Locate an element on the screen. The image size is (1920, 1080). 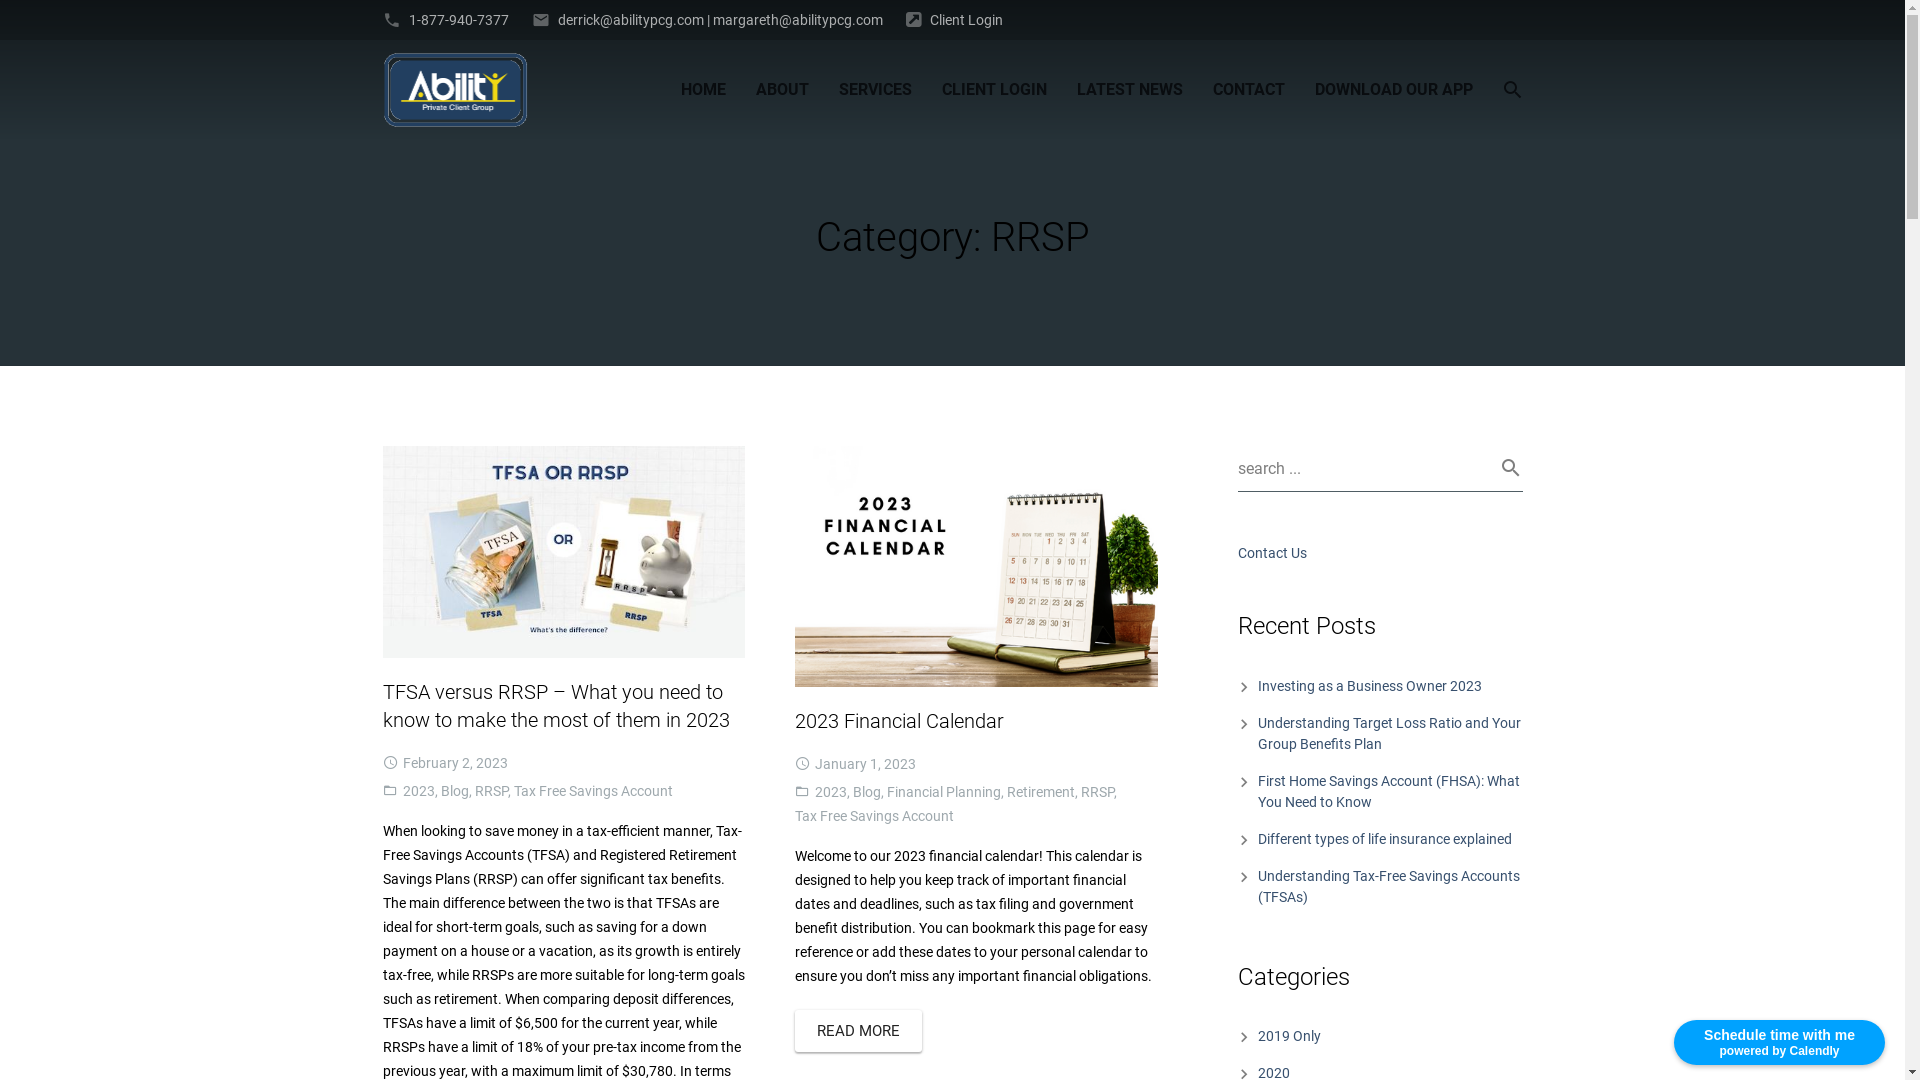
'Understanding Target Loss Ratio and Your Group Benefits Plan' is located at coordinates (1388, 733).